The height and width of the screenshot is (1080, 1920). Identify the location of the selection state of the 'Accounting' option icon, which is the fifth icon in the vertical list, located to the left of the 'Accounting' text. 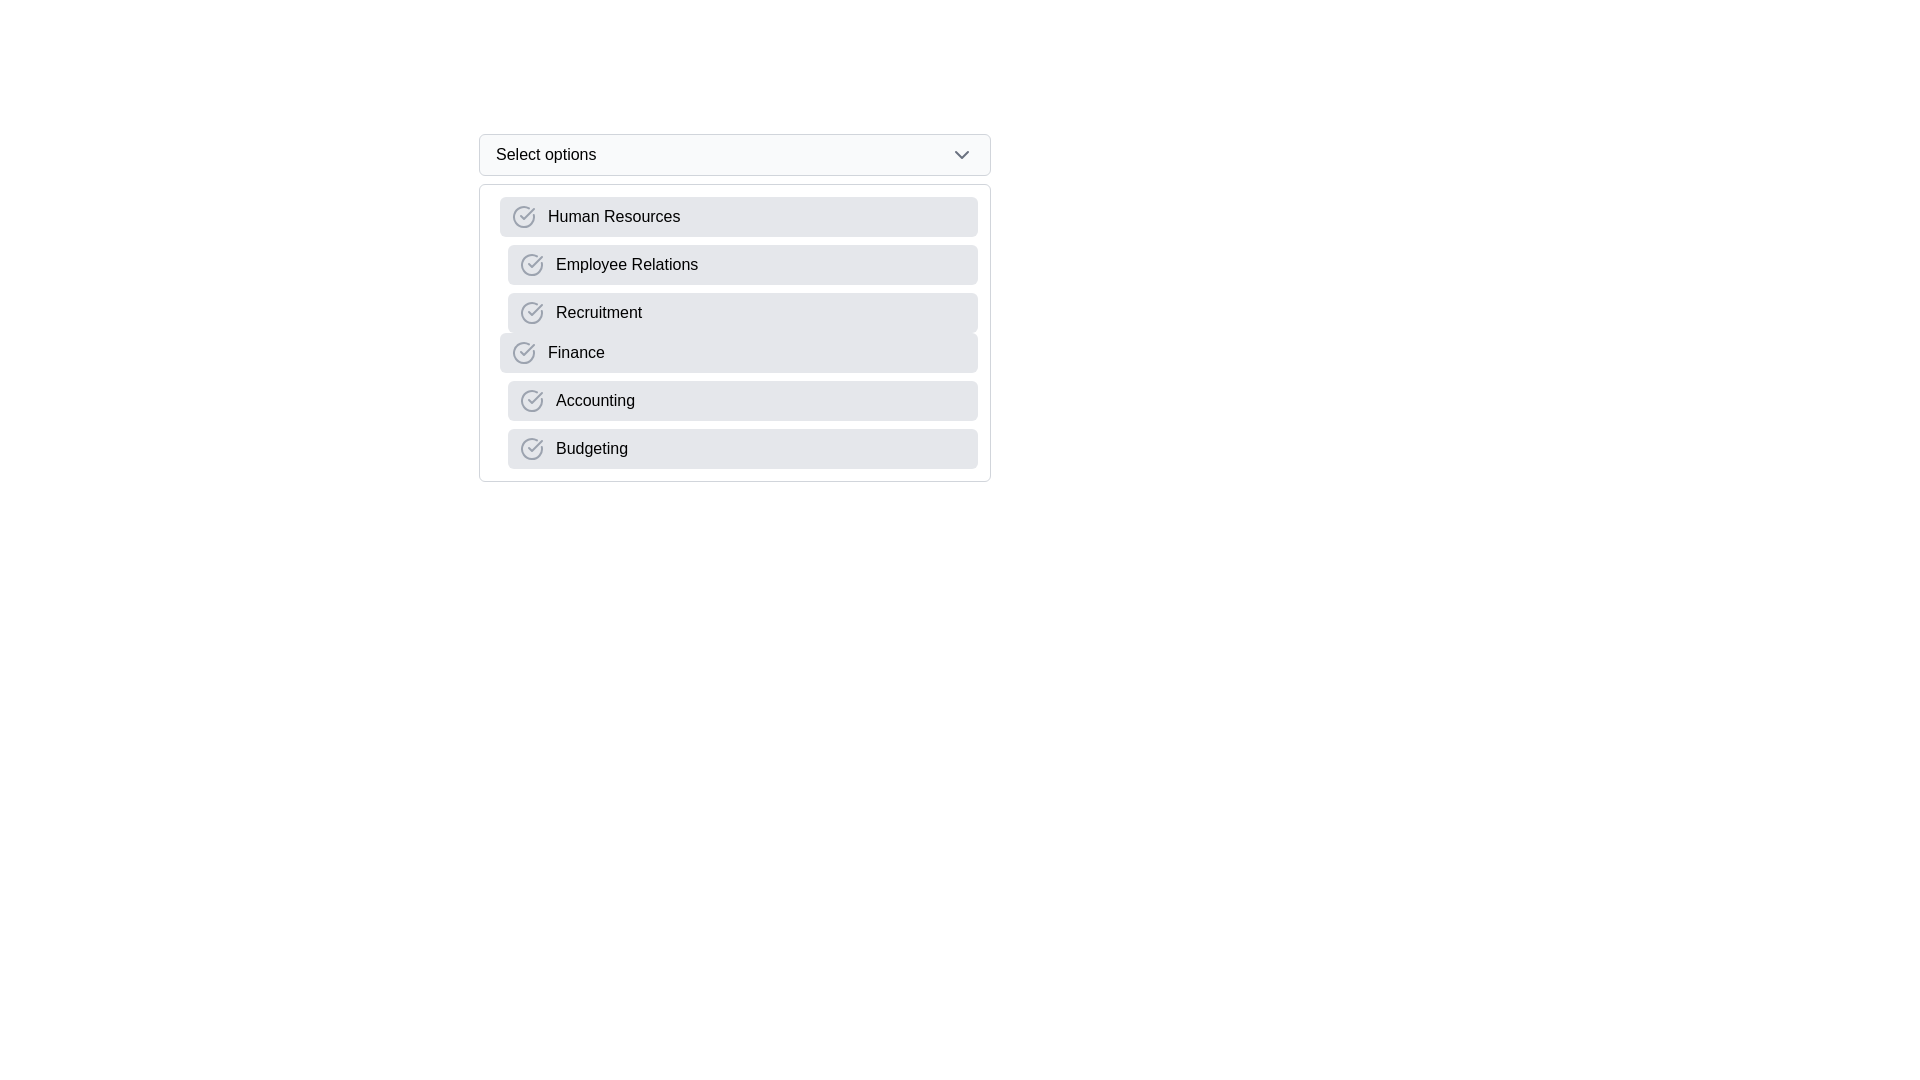
(532, 401).